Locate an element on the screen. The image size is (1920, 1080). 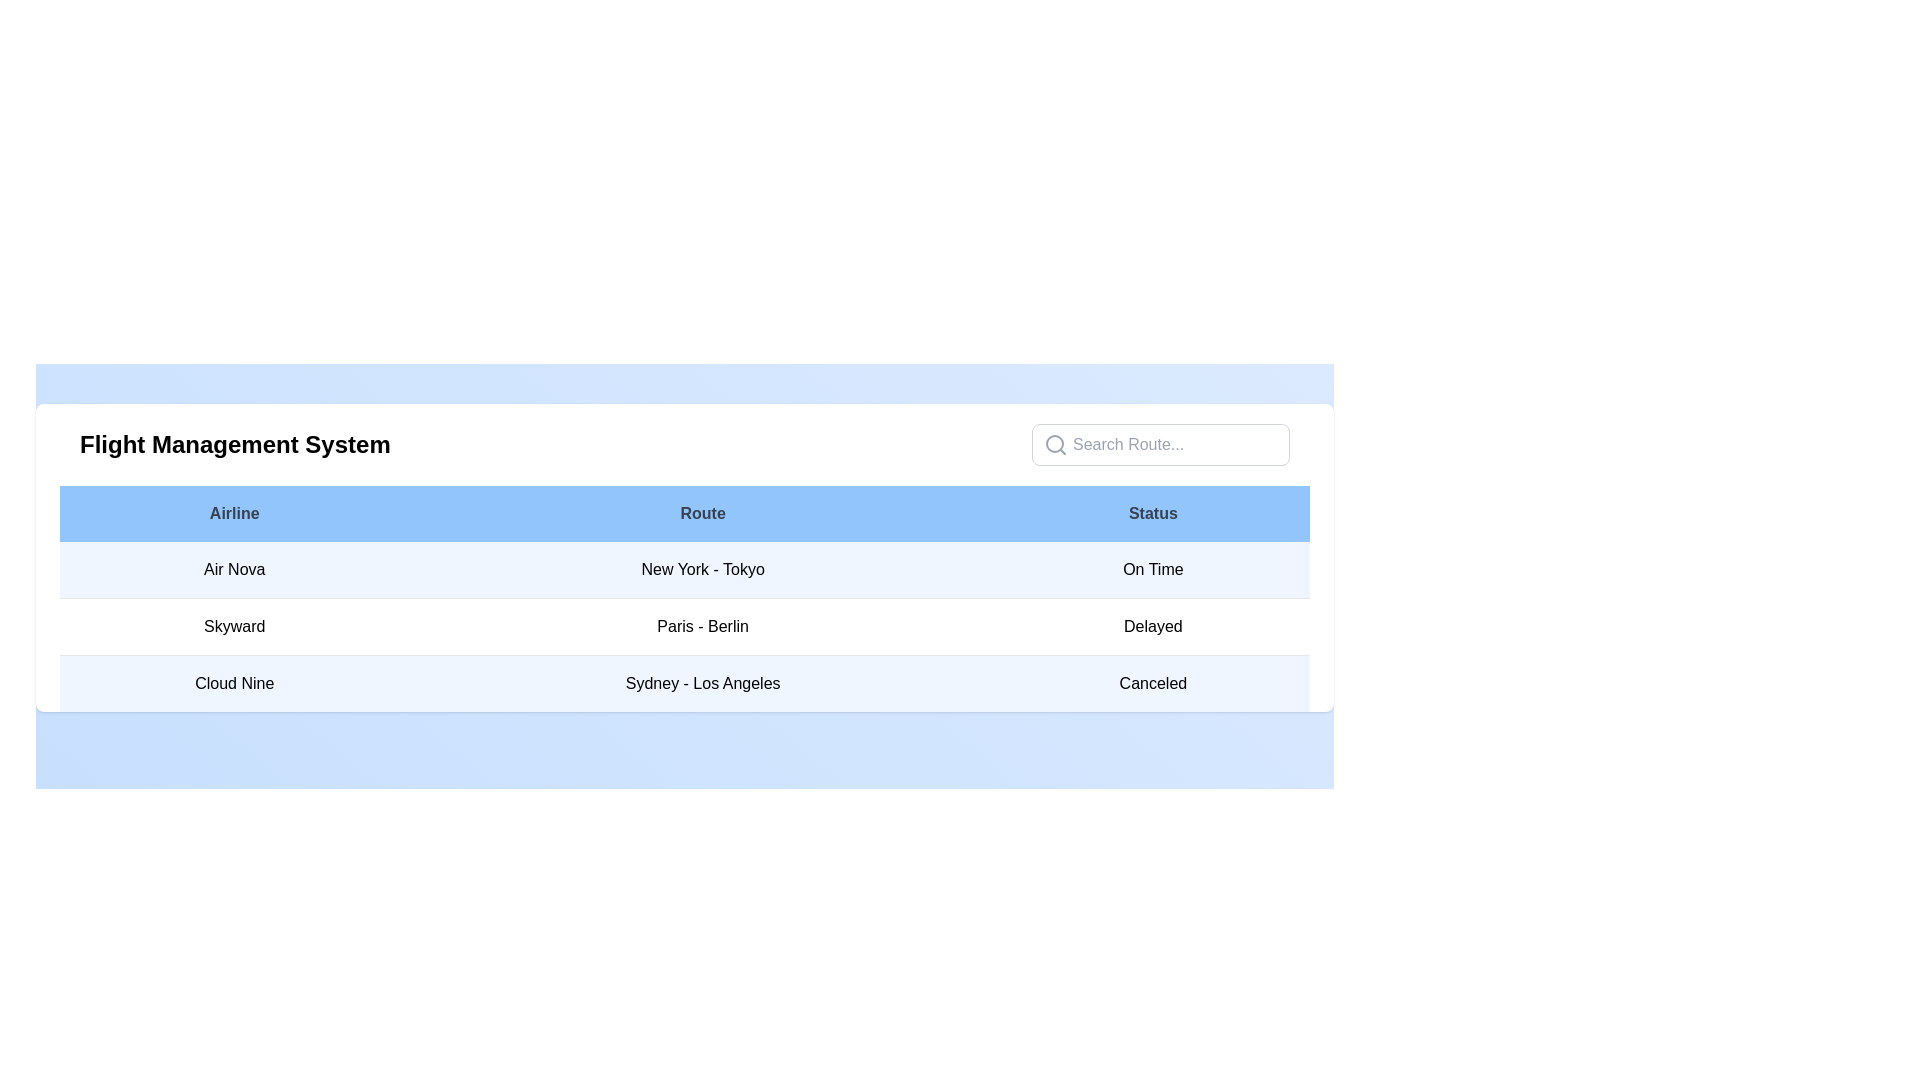
the 'Skyward' text label in the second row of the 'Airline' column, which is bold, black, and centered within a white background is located at coordinates (234, 626).